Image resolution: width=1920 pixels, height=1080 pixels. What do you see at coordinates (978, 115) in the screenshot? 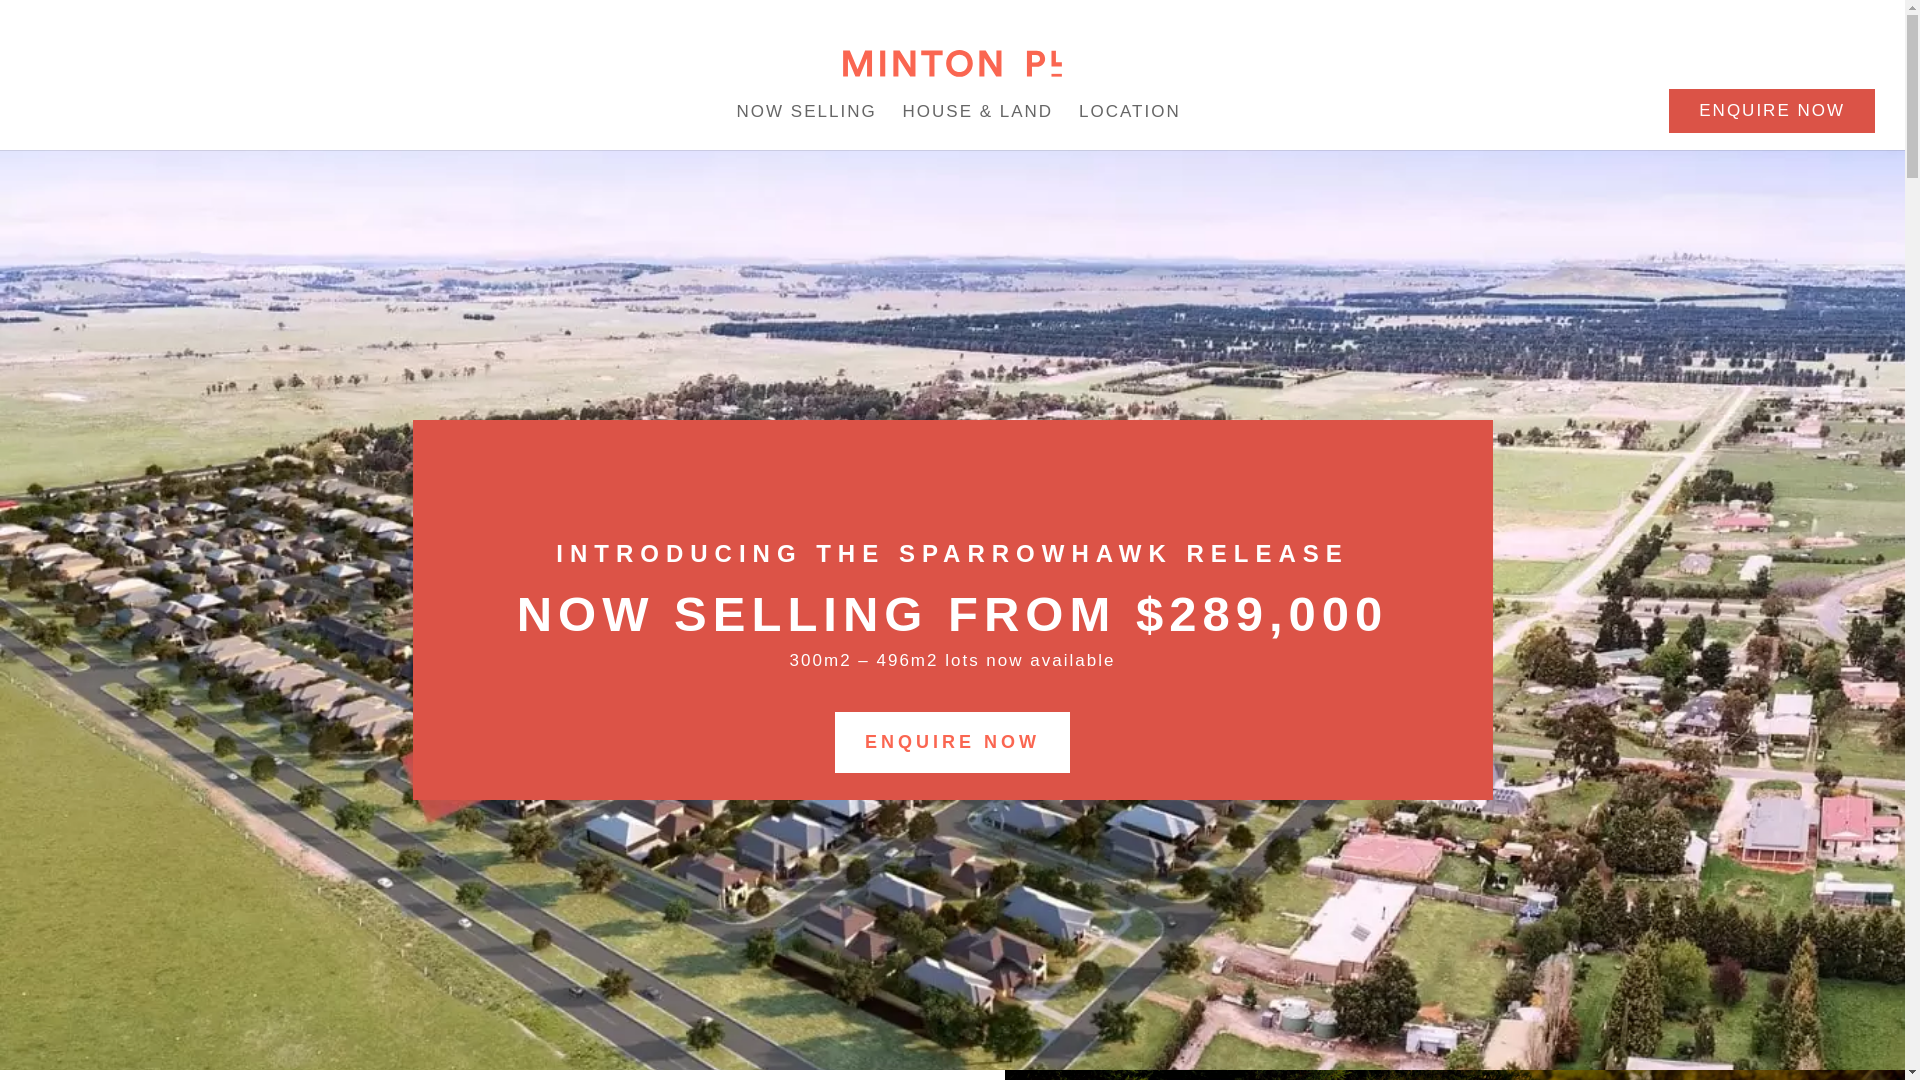
I see `'HOUSE & LAND'` at bounding box center [978, 115].